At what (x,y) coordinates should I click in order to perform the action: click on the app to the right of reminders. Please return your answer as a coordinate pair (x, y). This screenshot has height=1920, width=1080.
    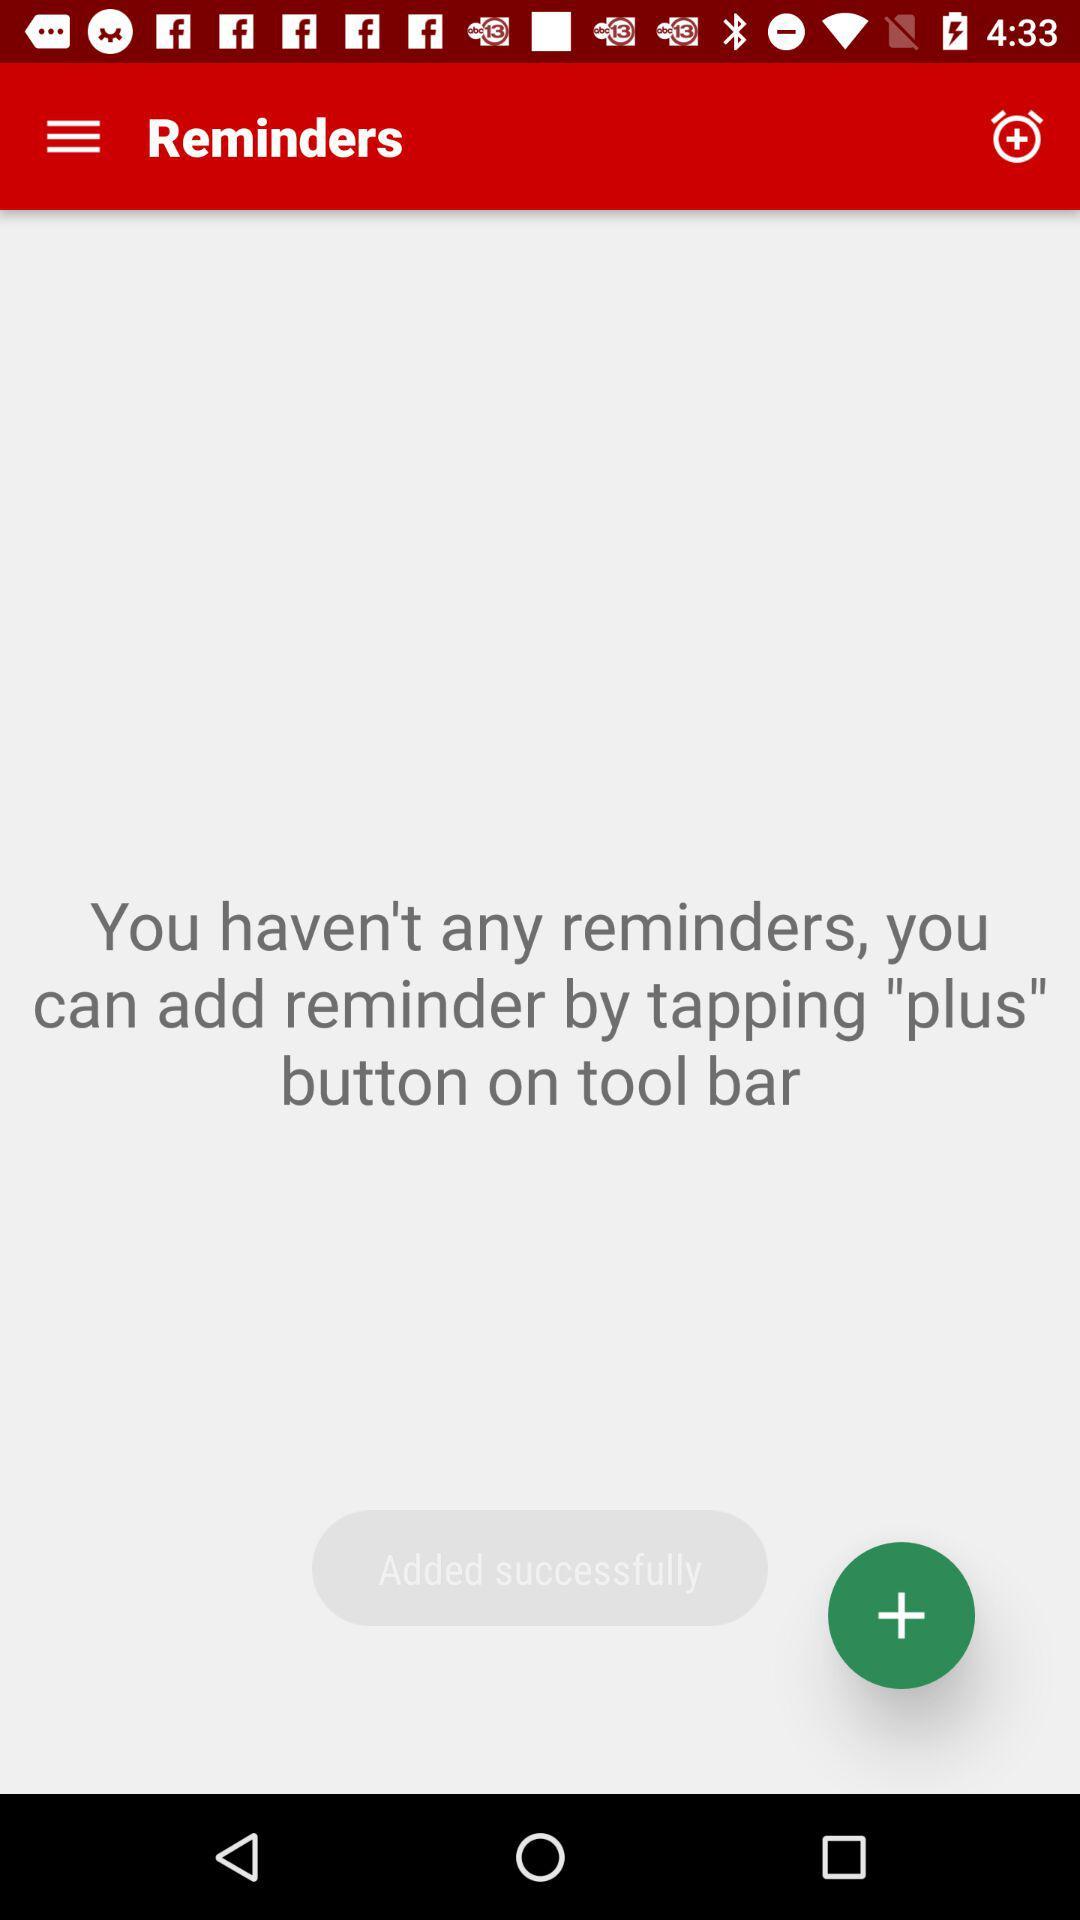
    Looking at the image, I should click on (1017, 135).